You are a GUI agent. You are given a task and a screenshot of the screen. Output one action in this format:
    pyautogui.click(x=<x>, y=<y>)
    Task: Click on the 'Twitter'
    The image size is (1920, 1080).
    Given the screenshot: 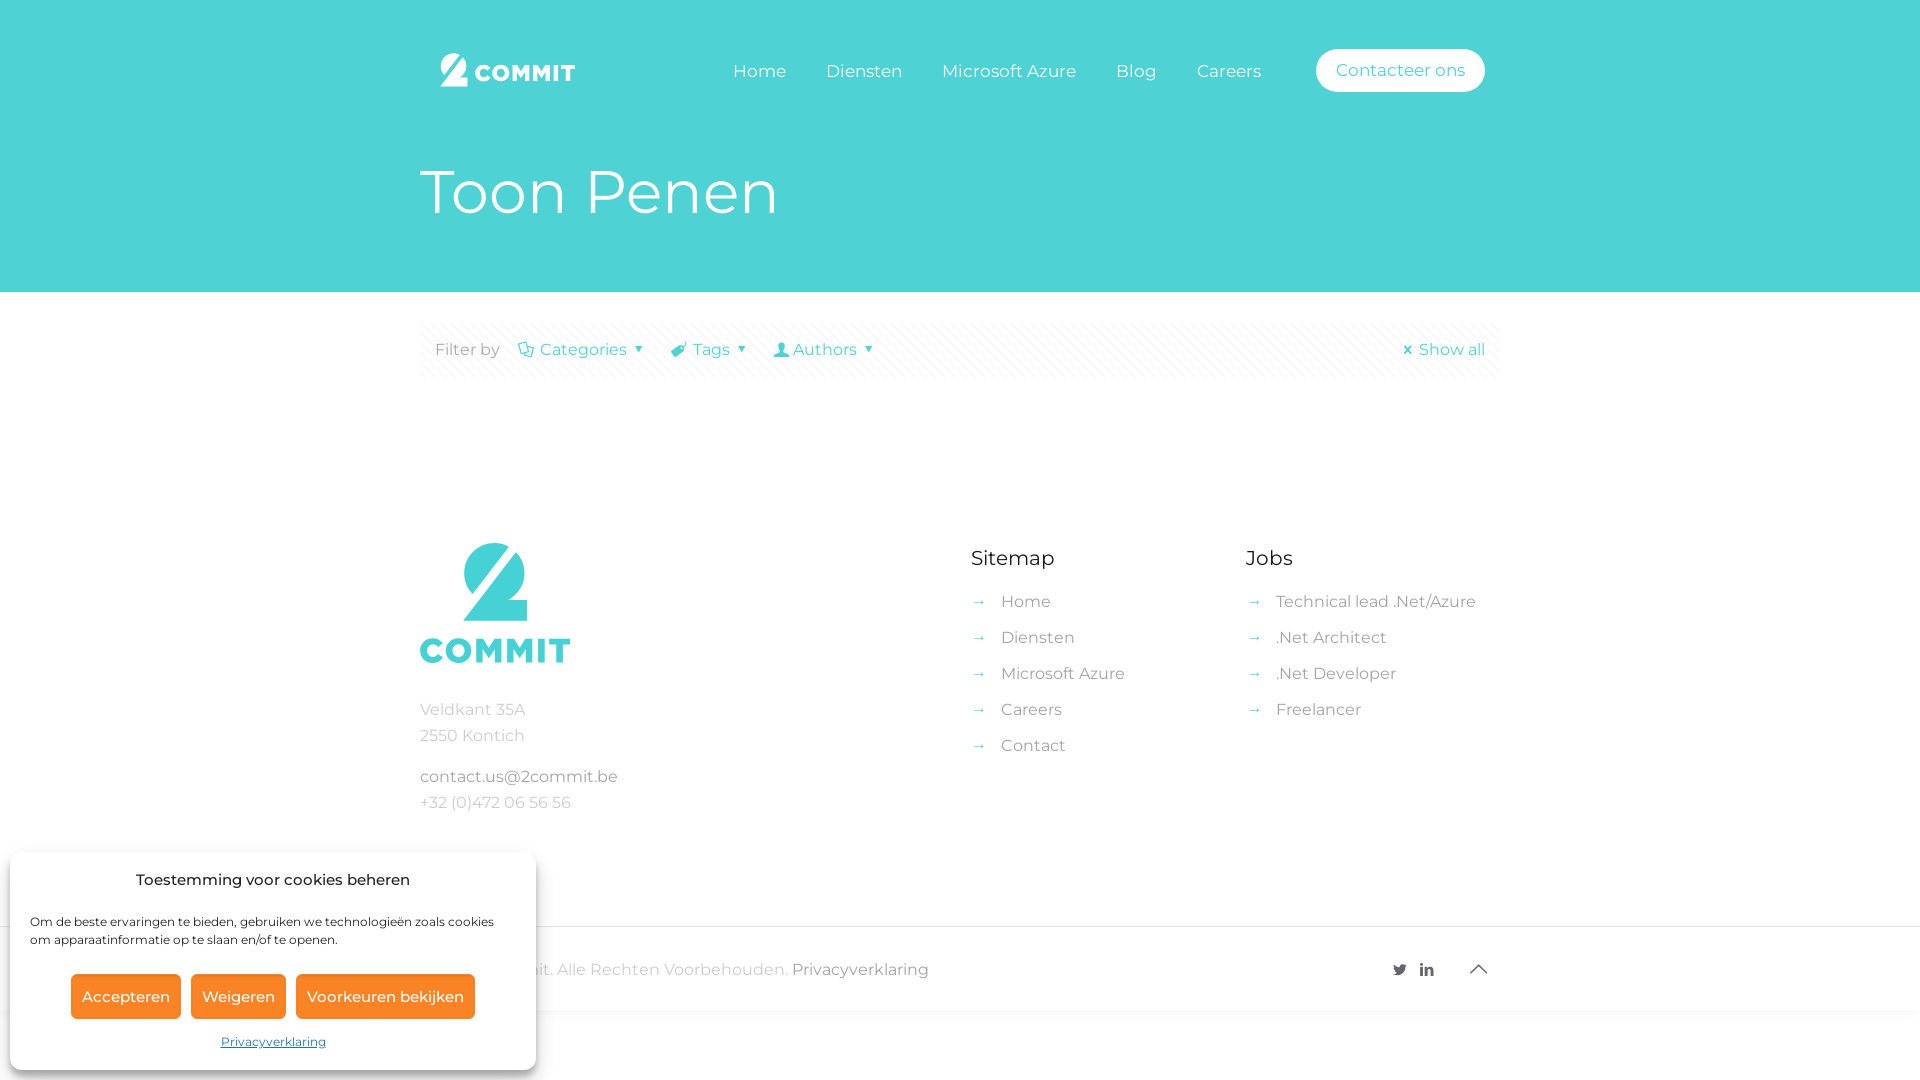 What is the action you would take?
    pyautogui.click(x=1399, y=968)
    